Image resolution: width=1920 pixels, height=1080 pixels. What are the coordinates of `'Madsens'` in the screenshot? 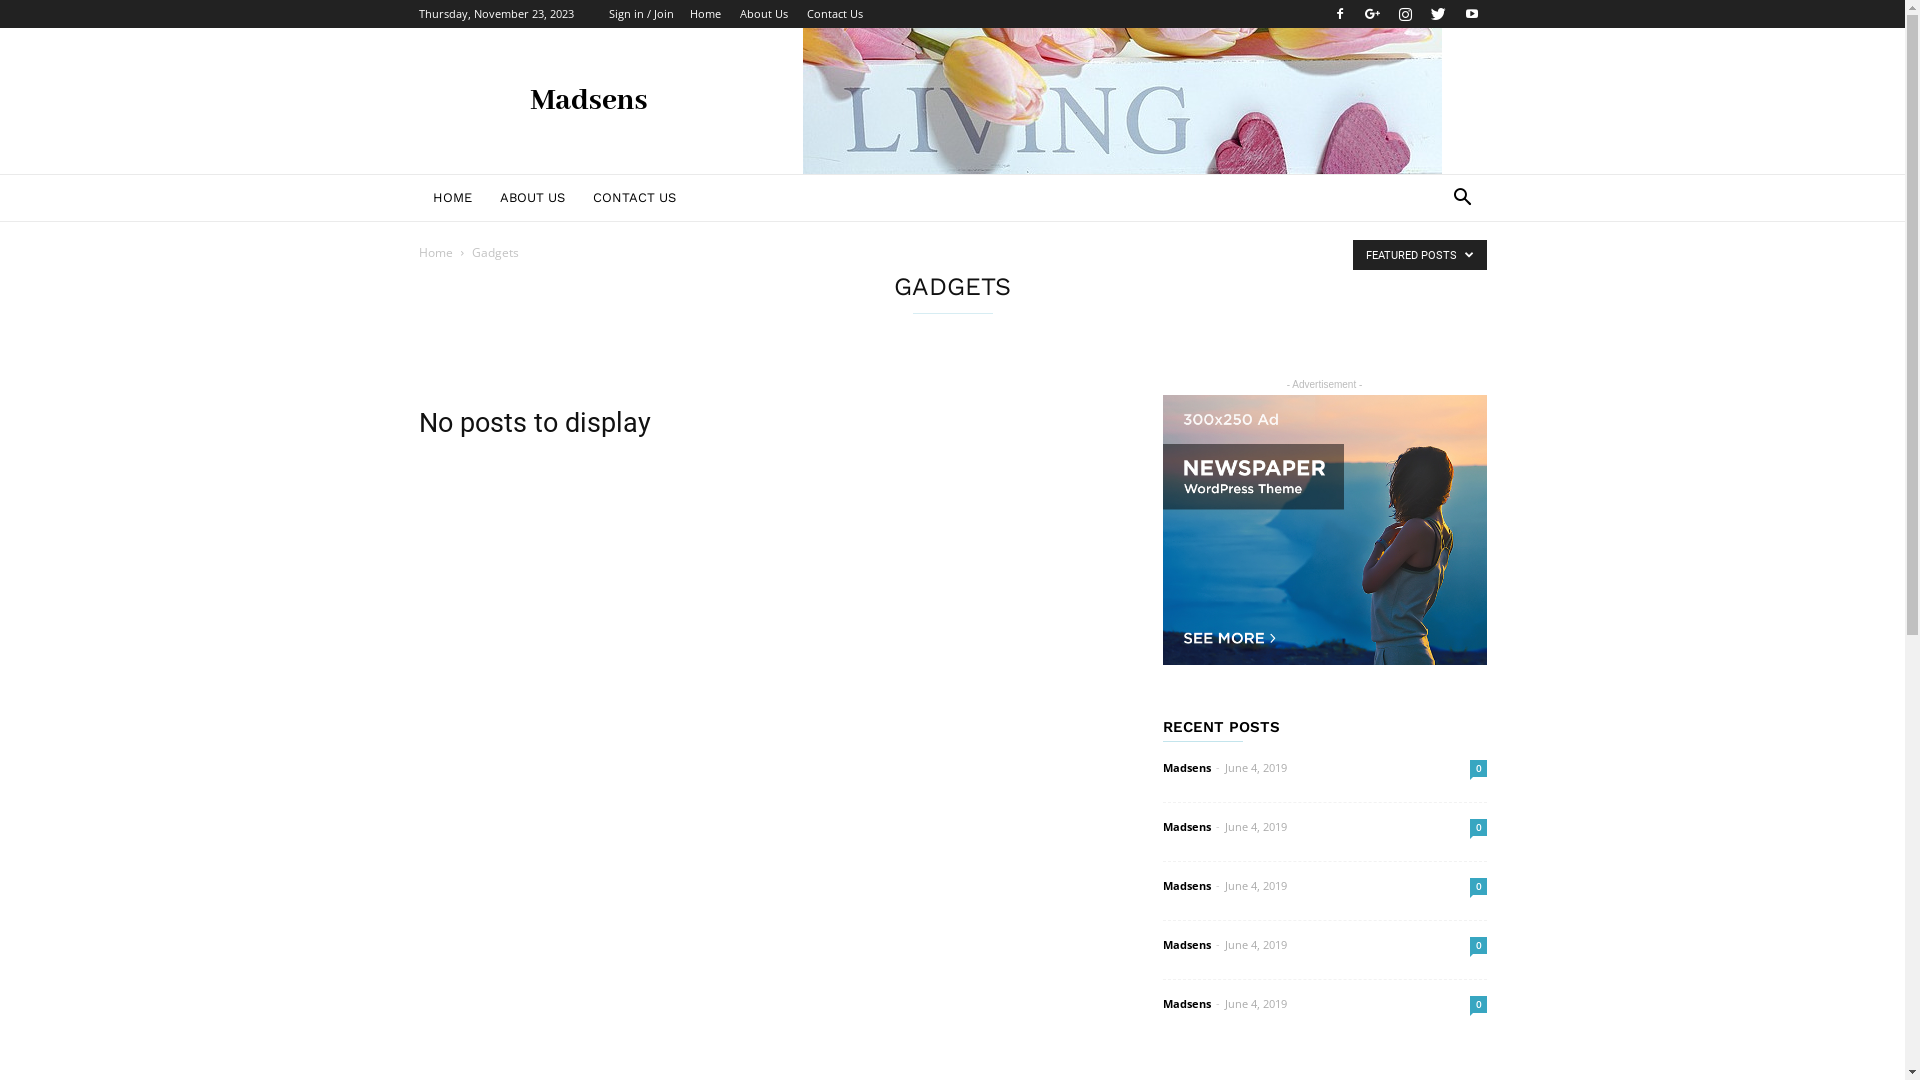 It's located at (1185, 944).